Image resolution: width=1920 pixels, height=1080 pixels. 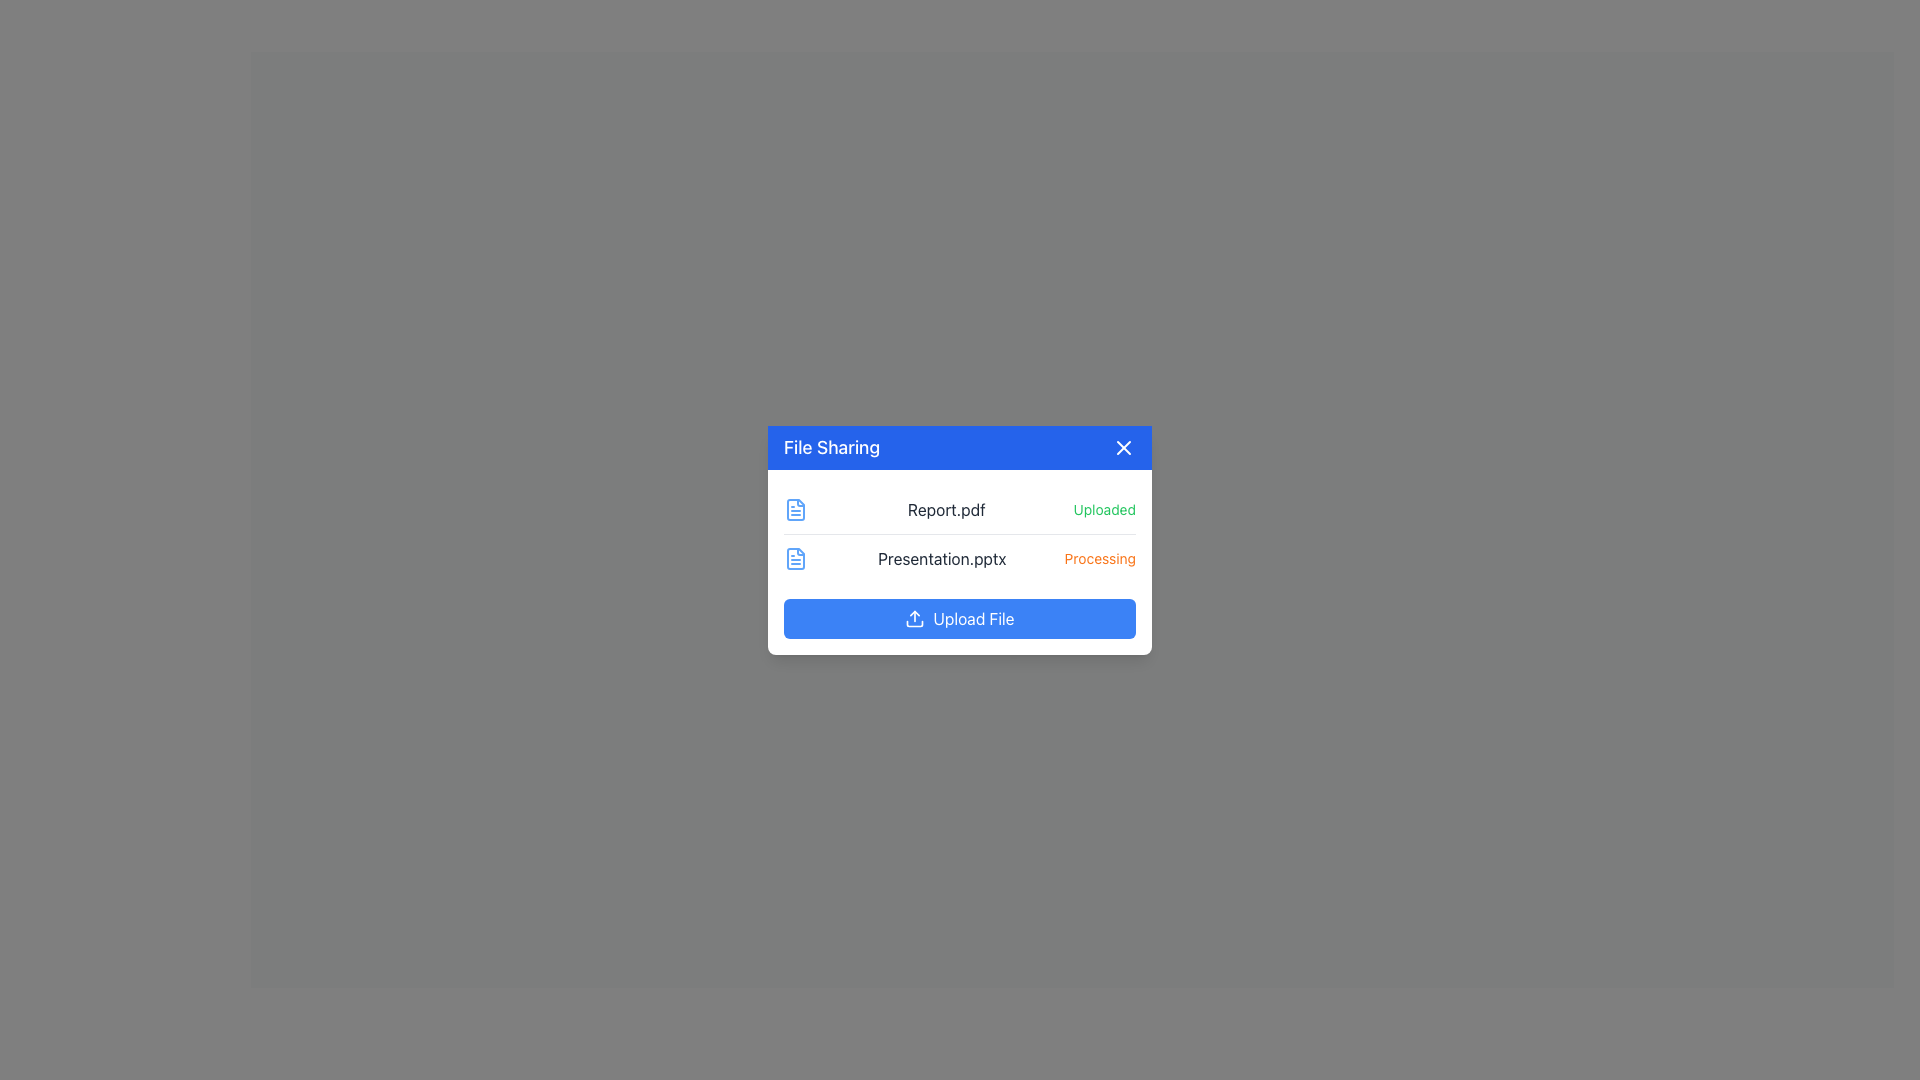 What do you see at coordinates (795, 558) in the screenshot?
I see `the document icon representing the file 'Report.pdf' in the 'File Sharing' modal window, which is positioned at the top-left corner of the modal and aligned with its label` at bounding box center [795, 558].